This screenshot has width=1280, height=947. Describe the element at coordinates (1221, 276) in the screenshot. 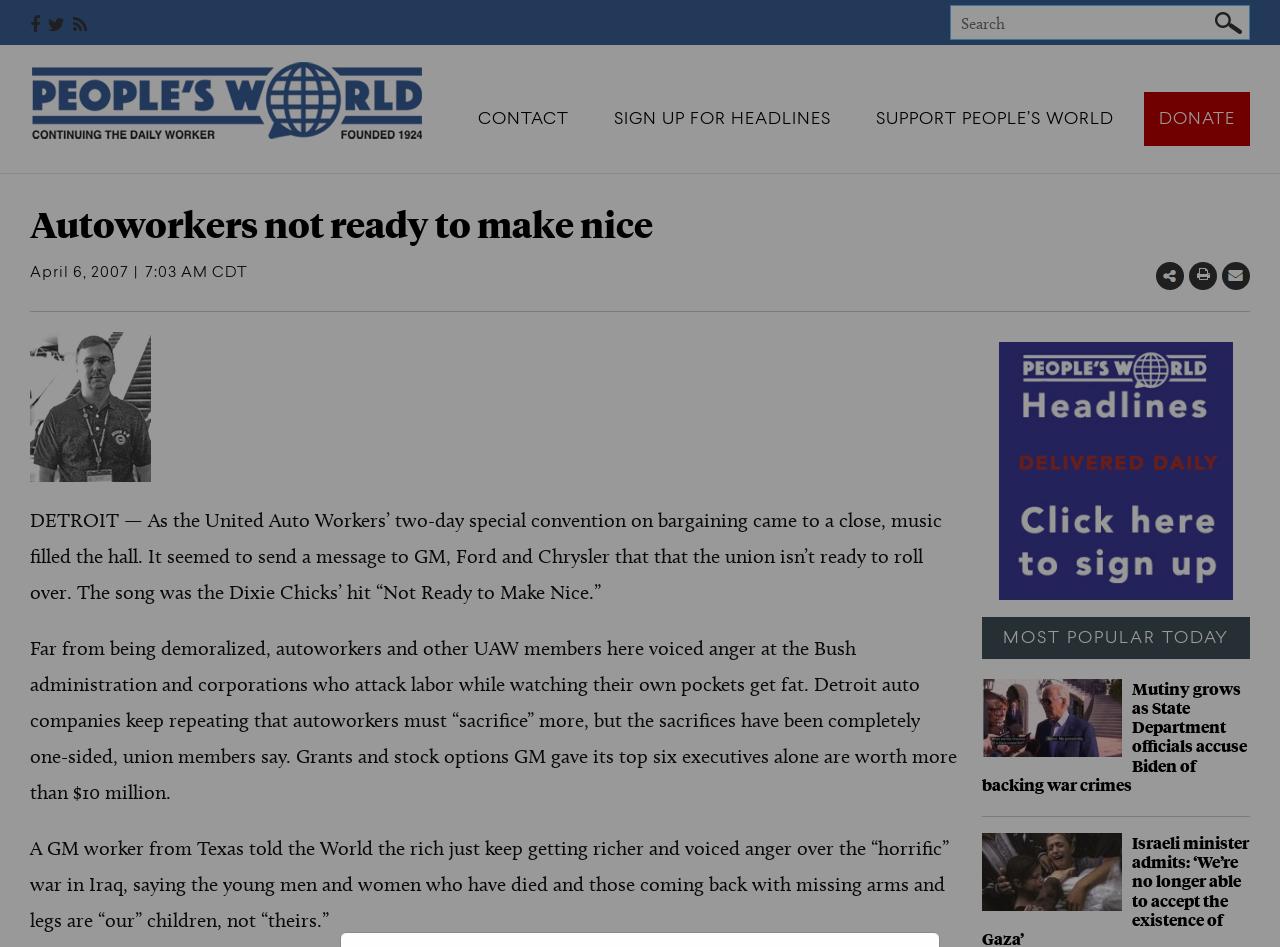

I see `'Share'` at that location.